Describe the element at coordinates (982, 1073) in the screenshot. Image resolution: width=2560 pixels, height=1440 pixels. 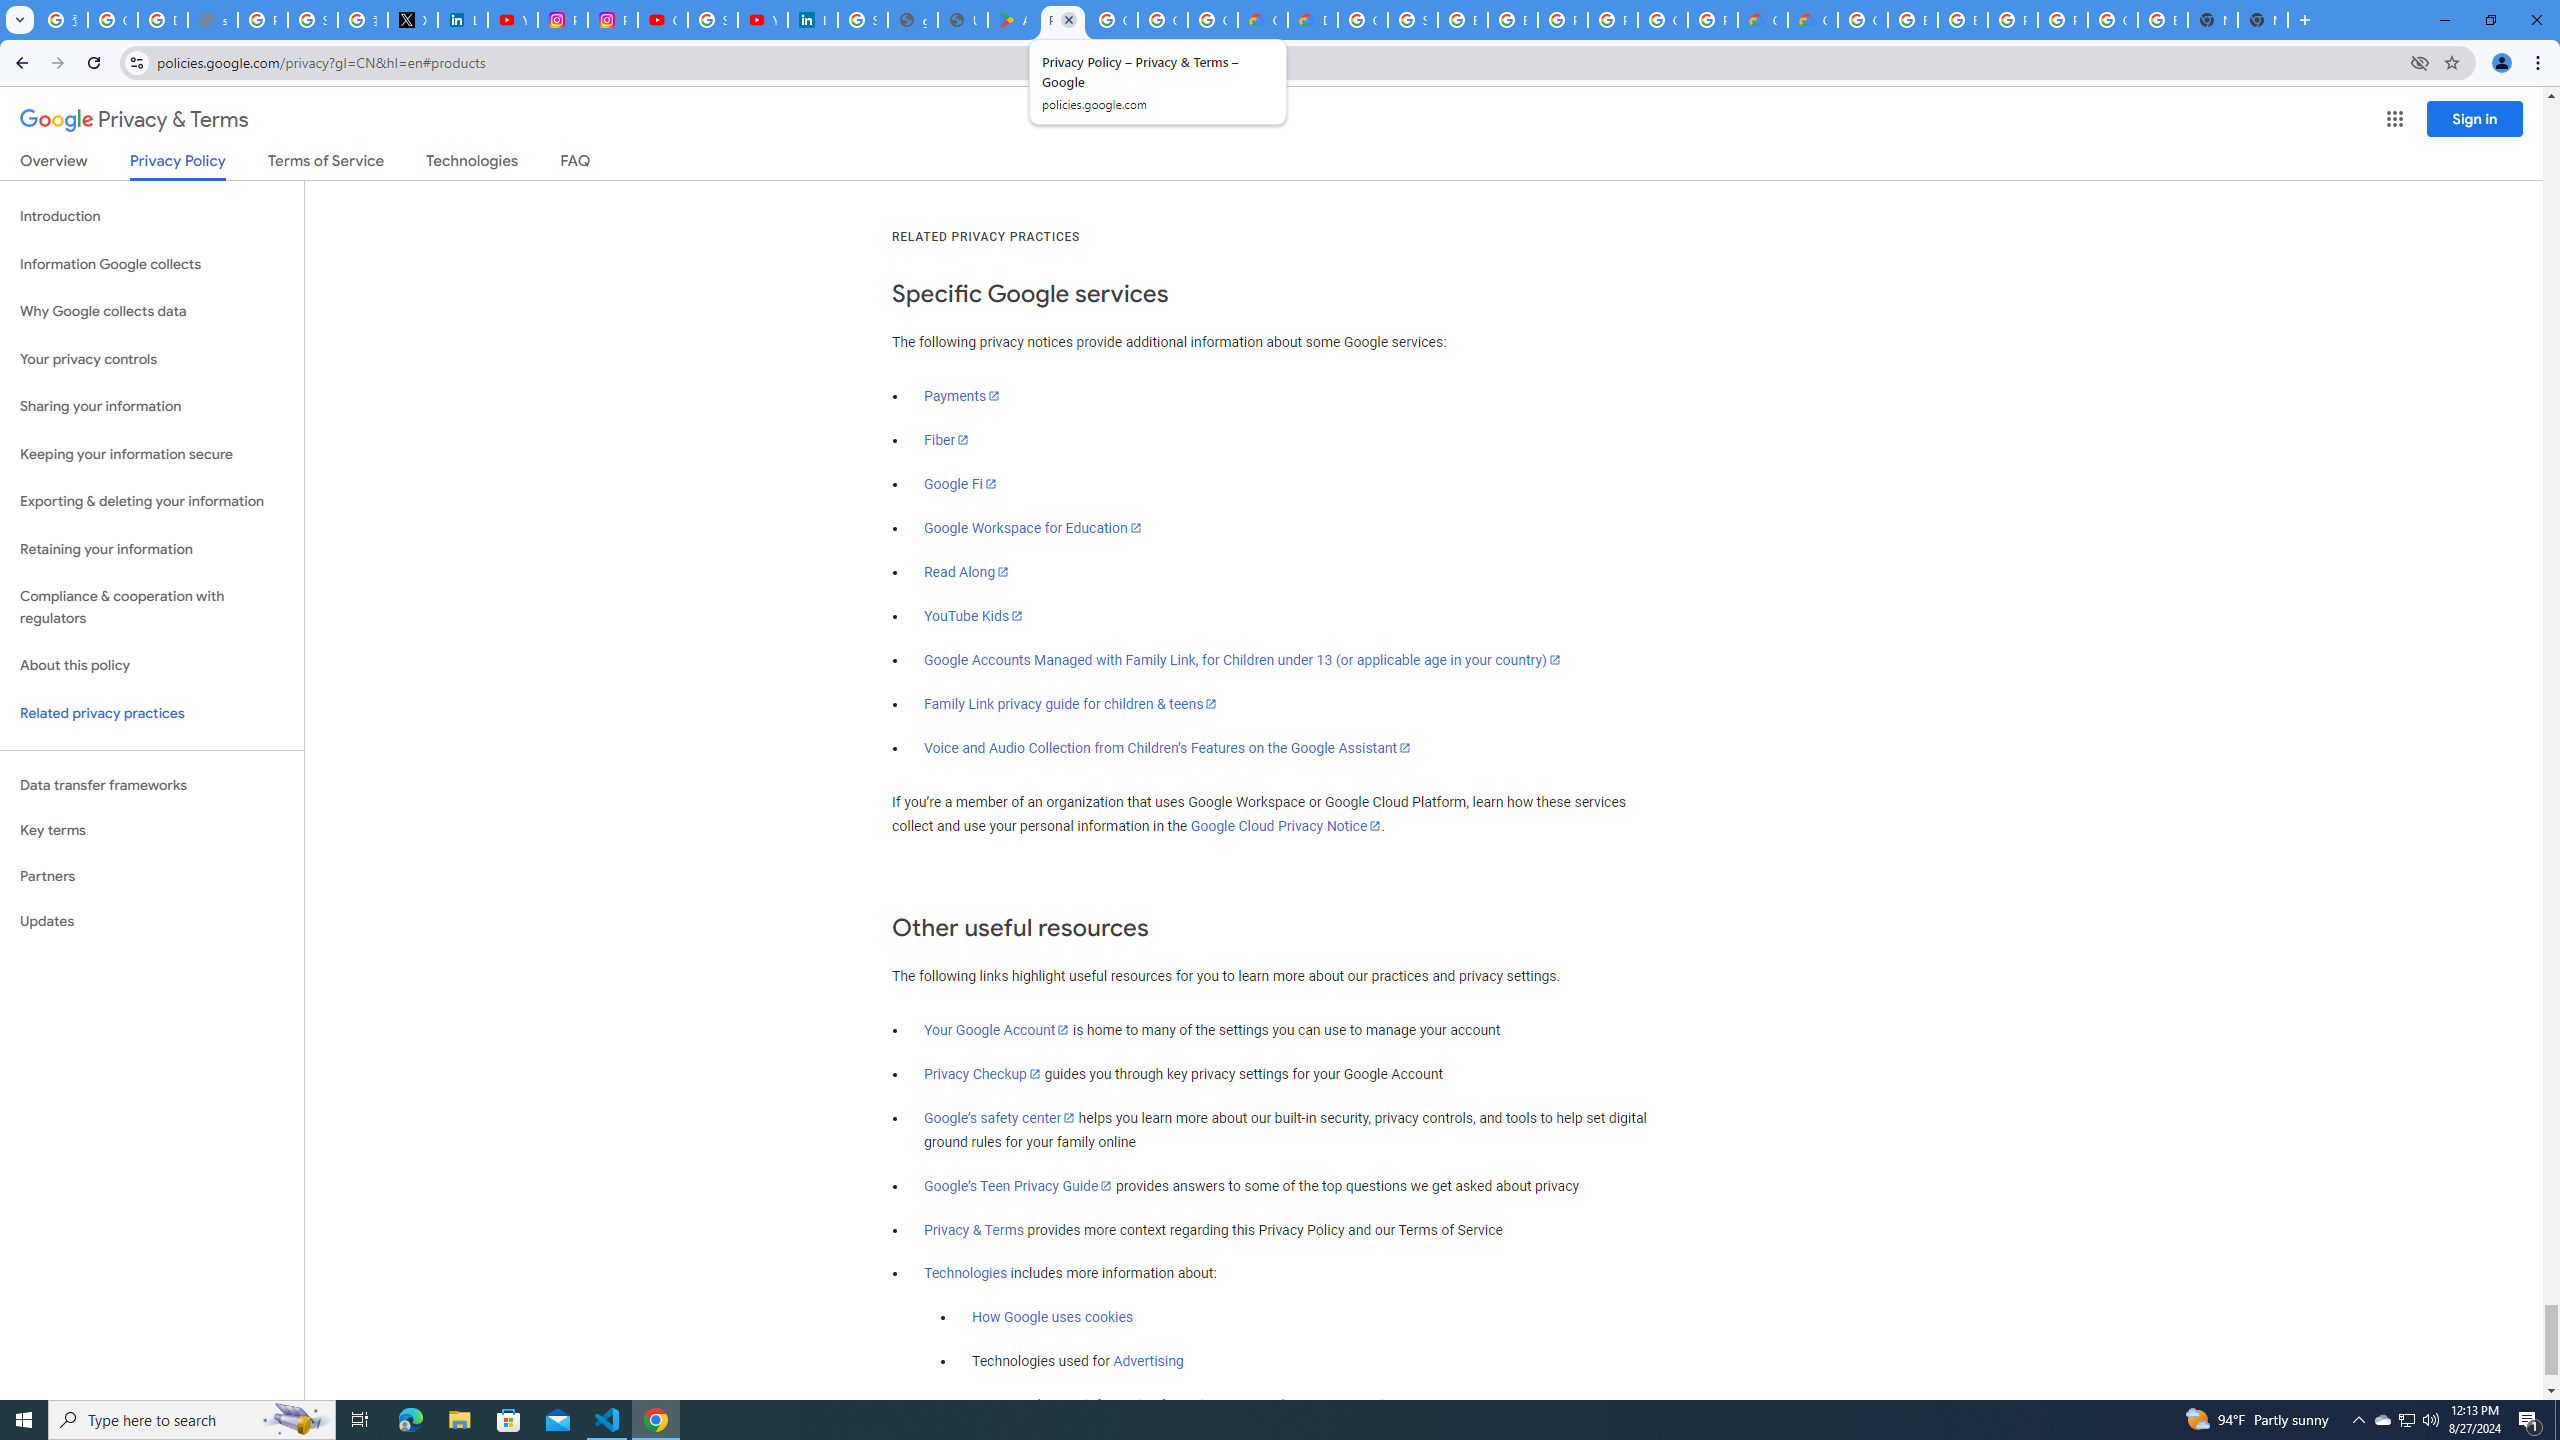
I see `'Privacy Checkup'` at that location.